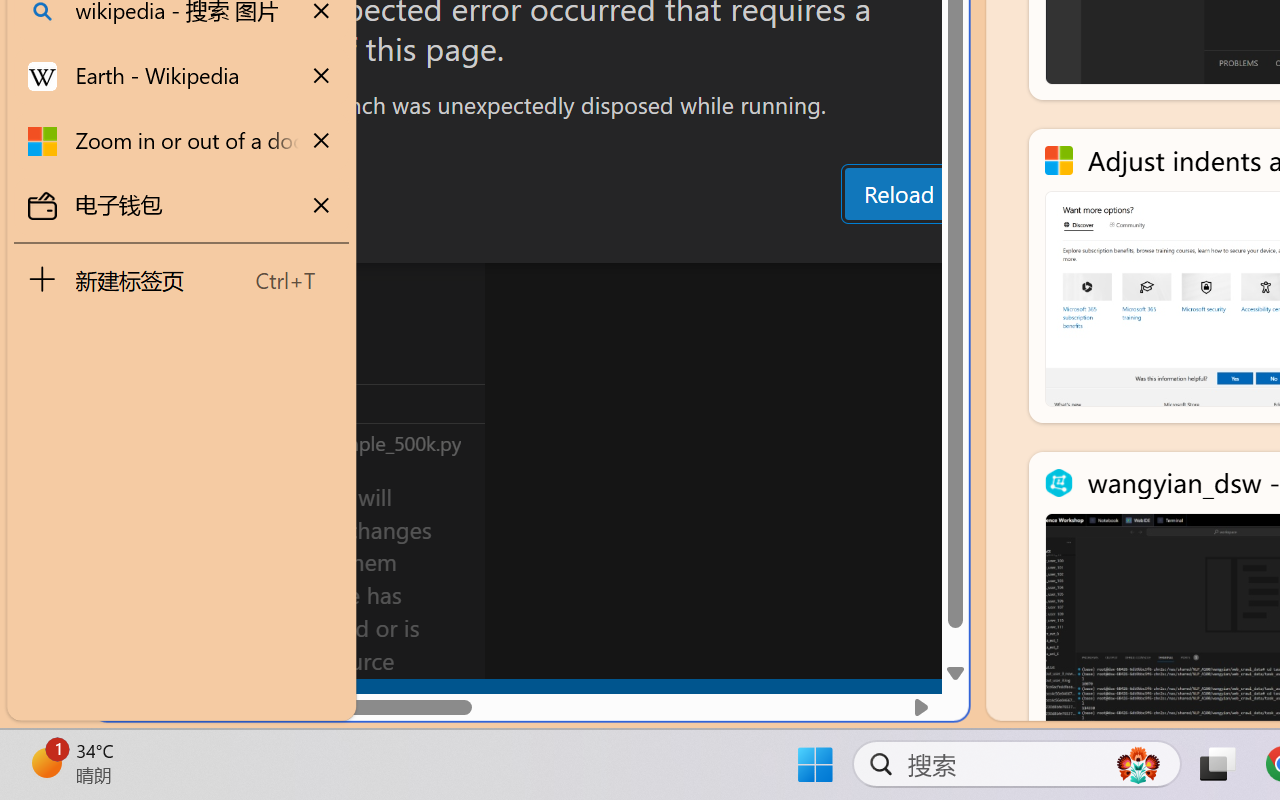 Image resolution: width=1280 pixels, height=800 pixels. What do you see at coordinates (696, 242) in the screenshot?
I see `'Output (Ctrl+Shift+U)'` at bounding box center [696, 242].